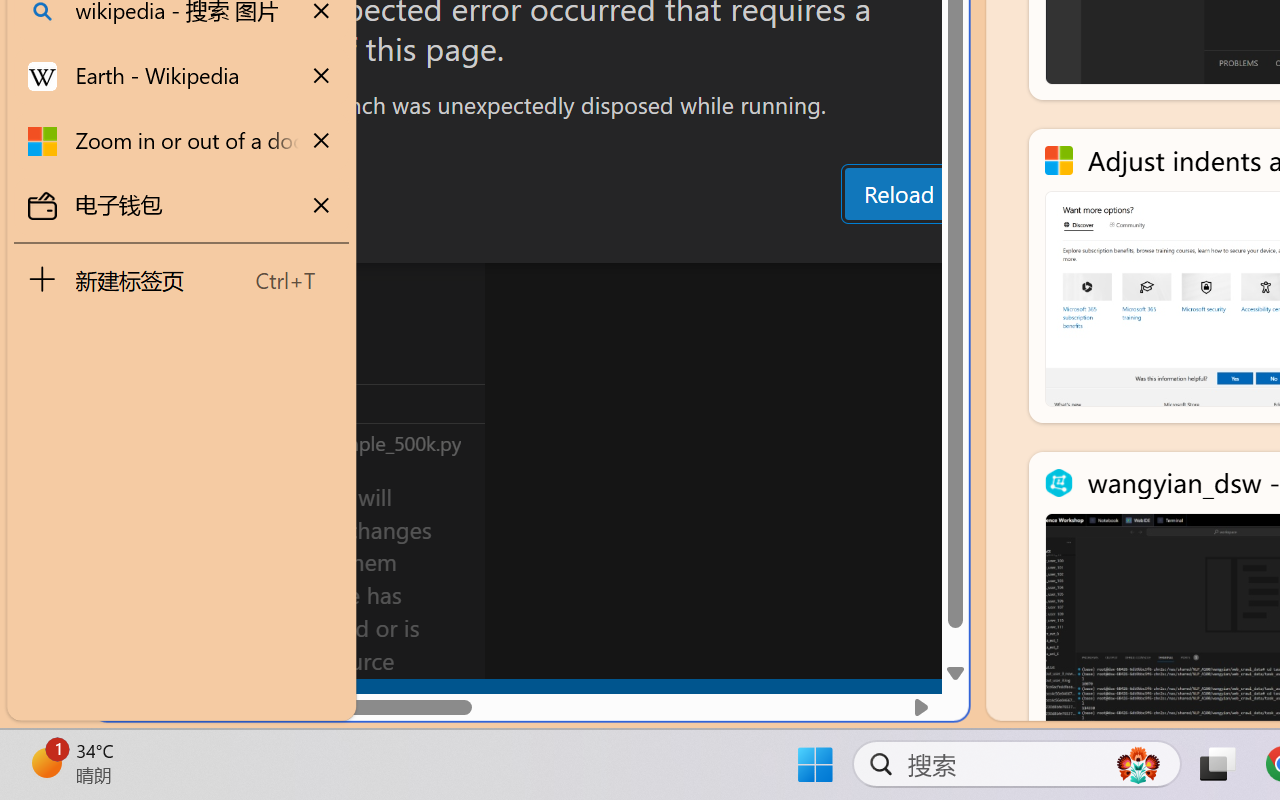 Image resolution: width=1280 pixels, height=800 pixels. What do you see at coordinates (696, 242) in the screenshot?
I see `'Output (Ctrl+Shift+U)'` at bounding box center [696, 242].